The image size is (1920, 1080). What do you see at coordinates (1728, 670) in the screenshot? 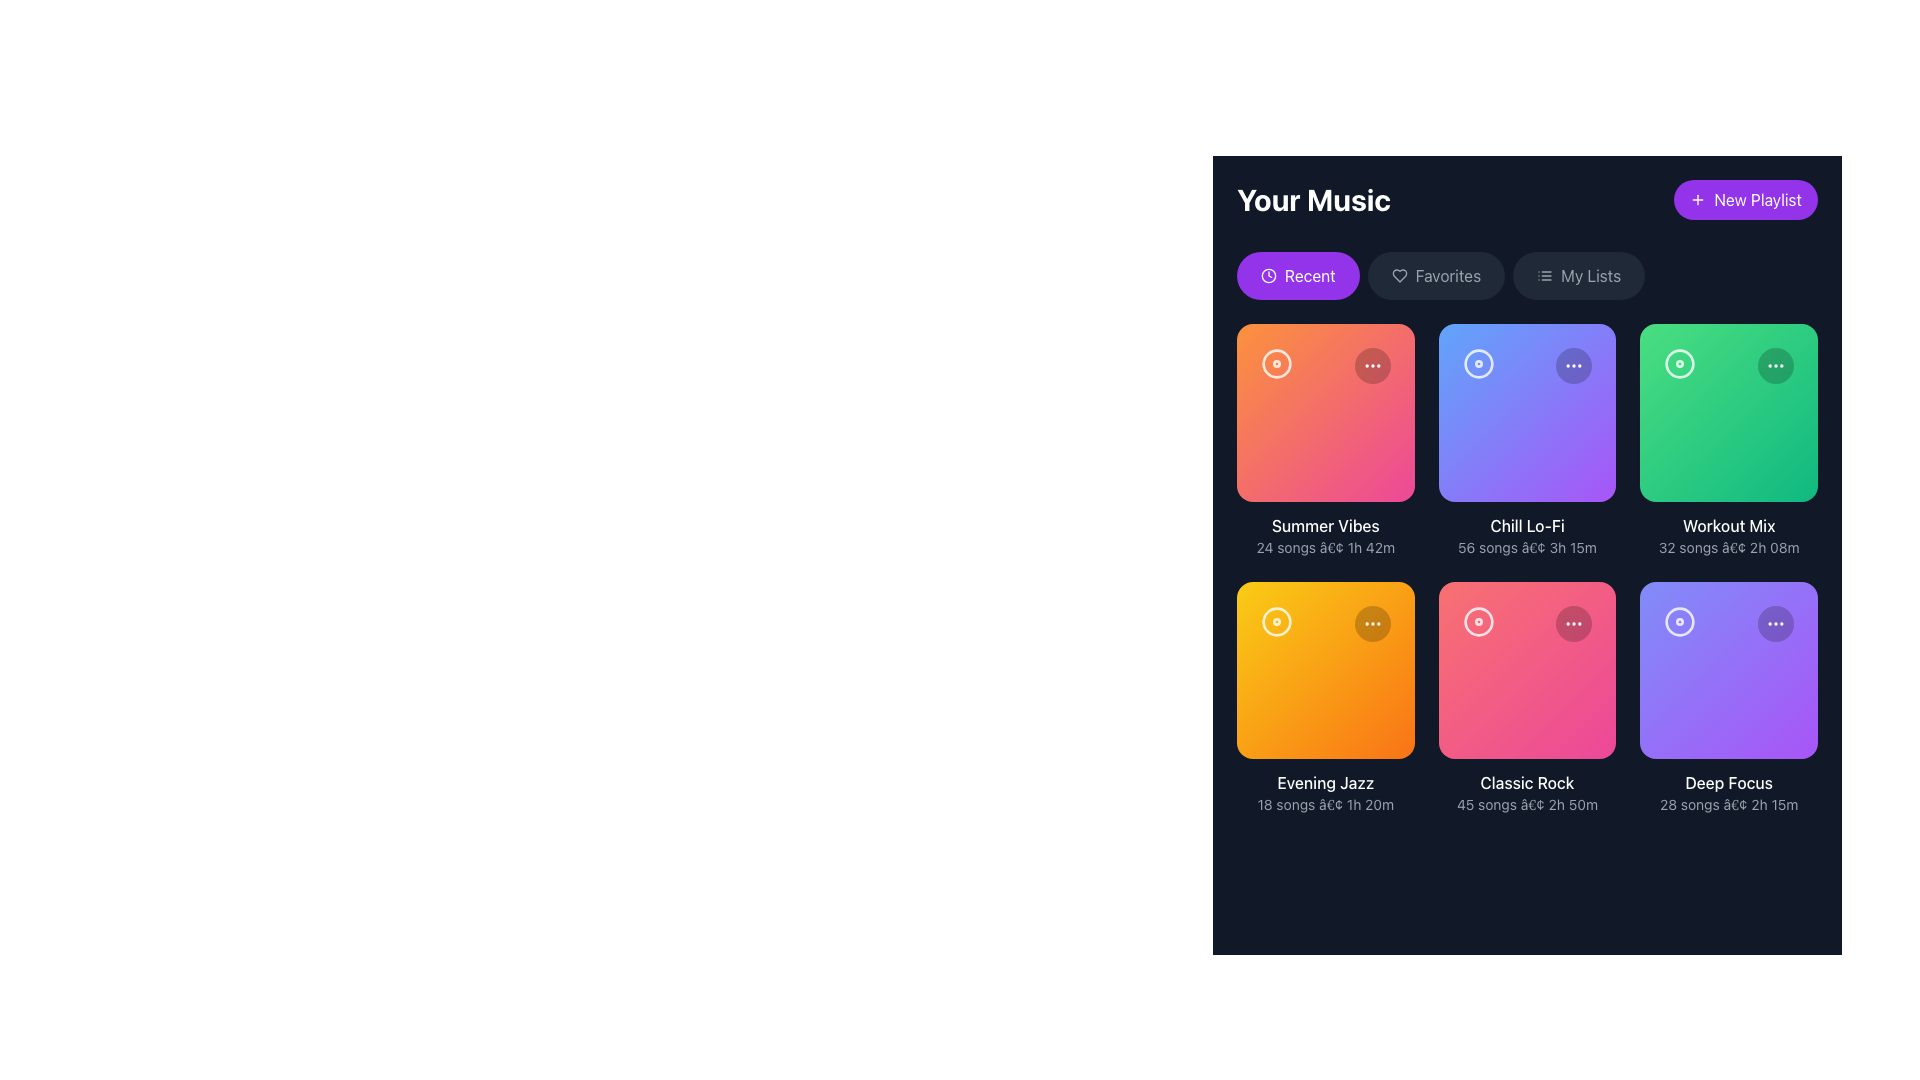
I see `the 'Deep Focus' card located in the bottom-right corner of the grid` at bounding box center [1728, 670].